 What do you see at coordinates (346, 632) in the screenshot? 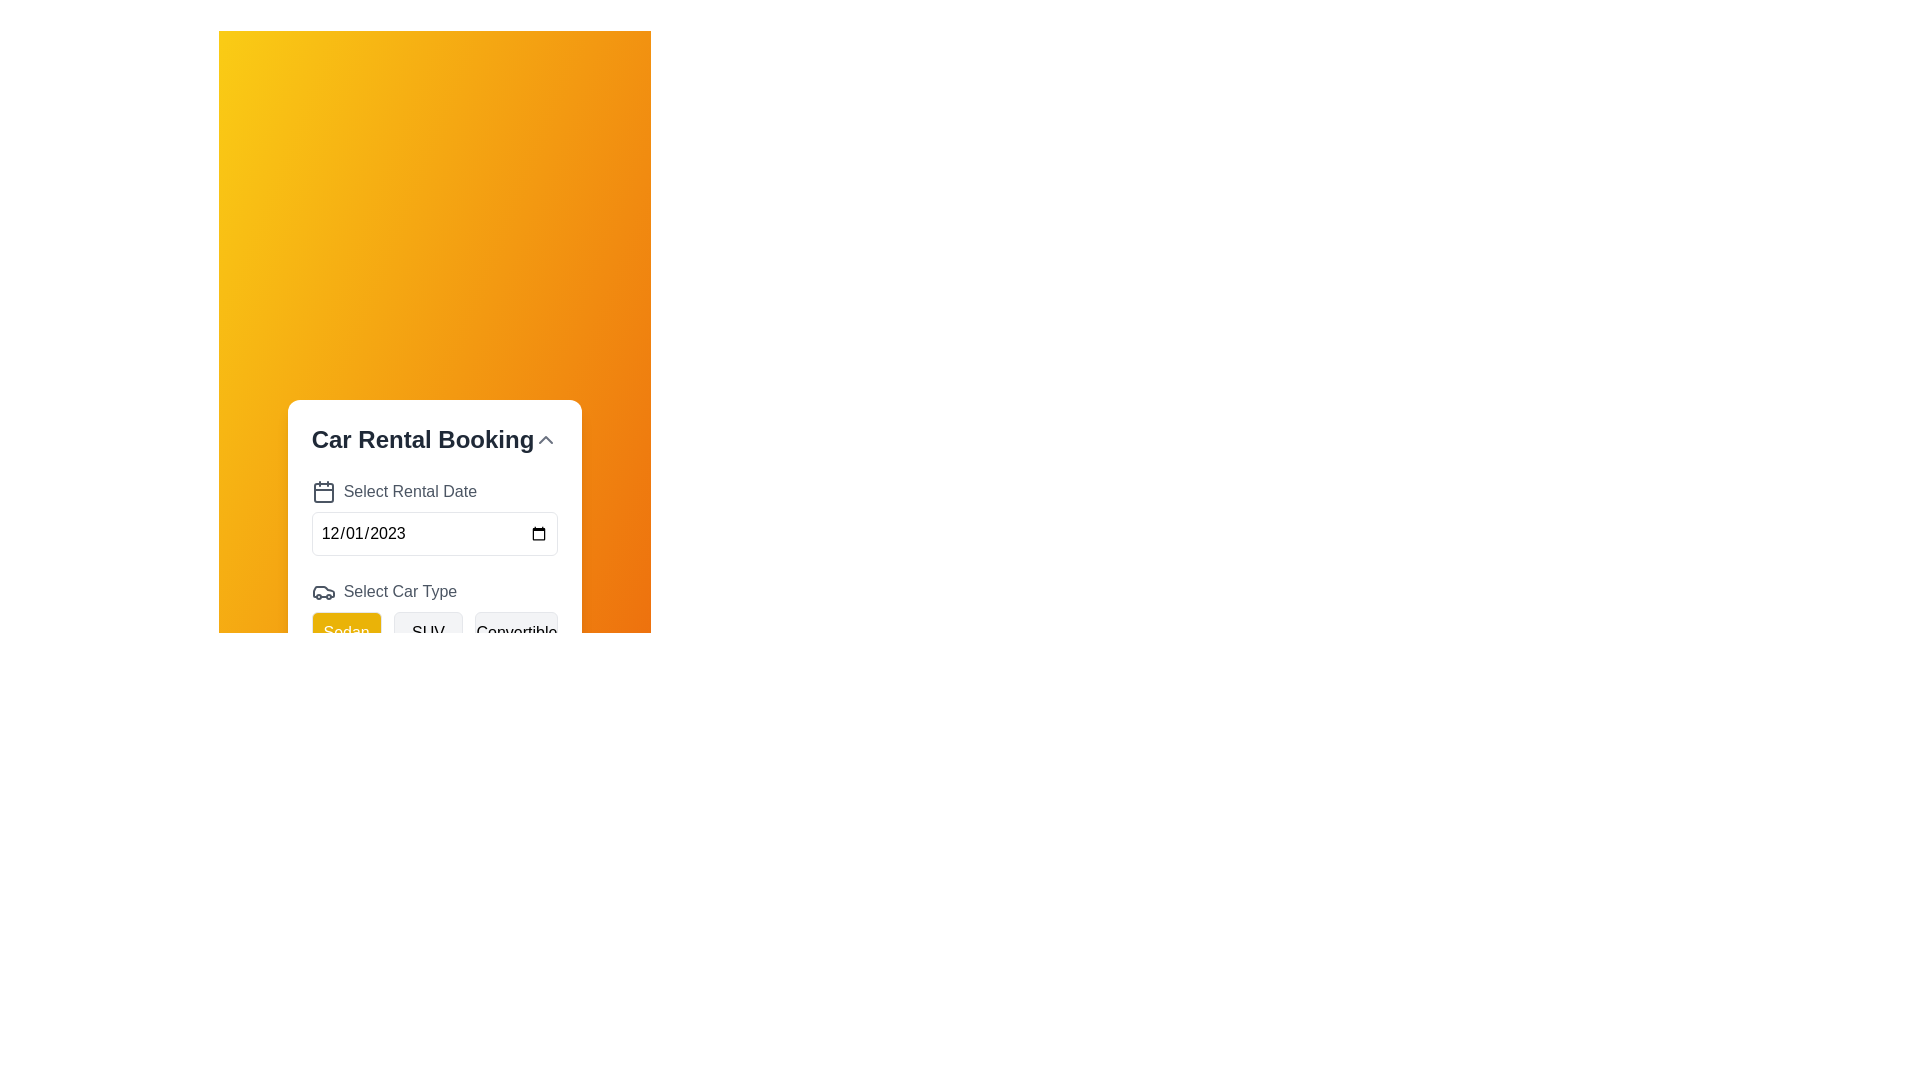
I see `the 'Sedan' button` at bounding box center [346, 632].